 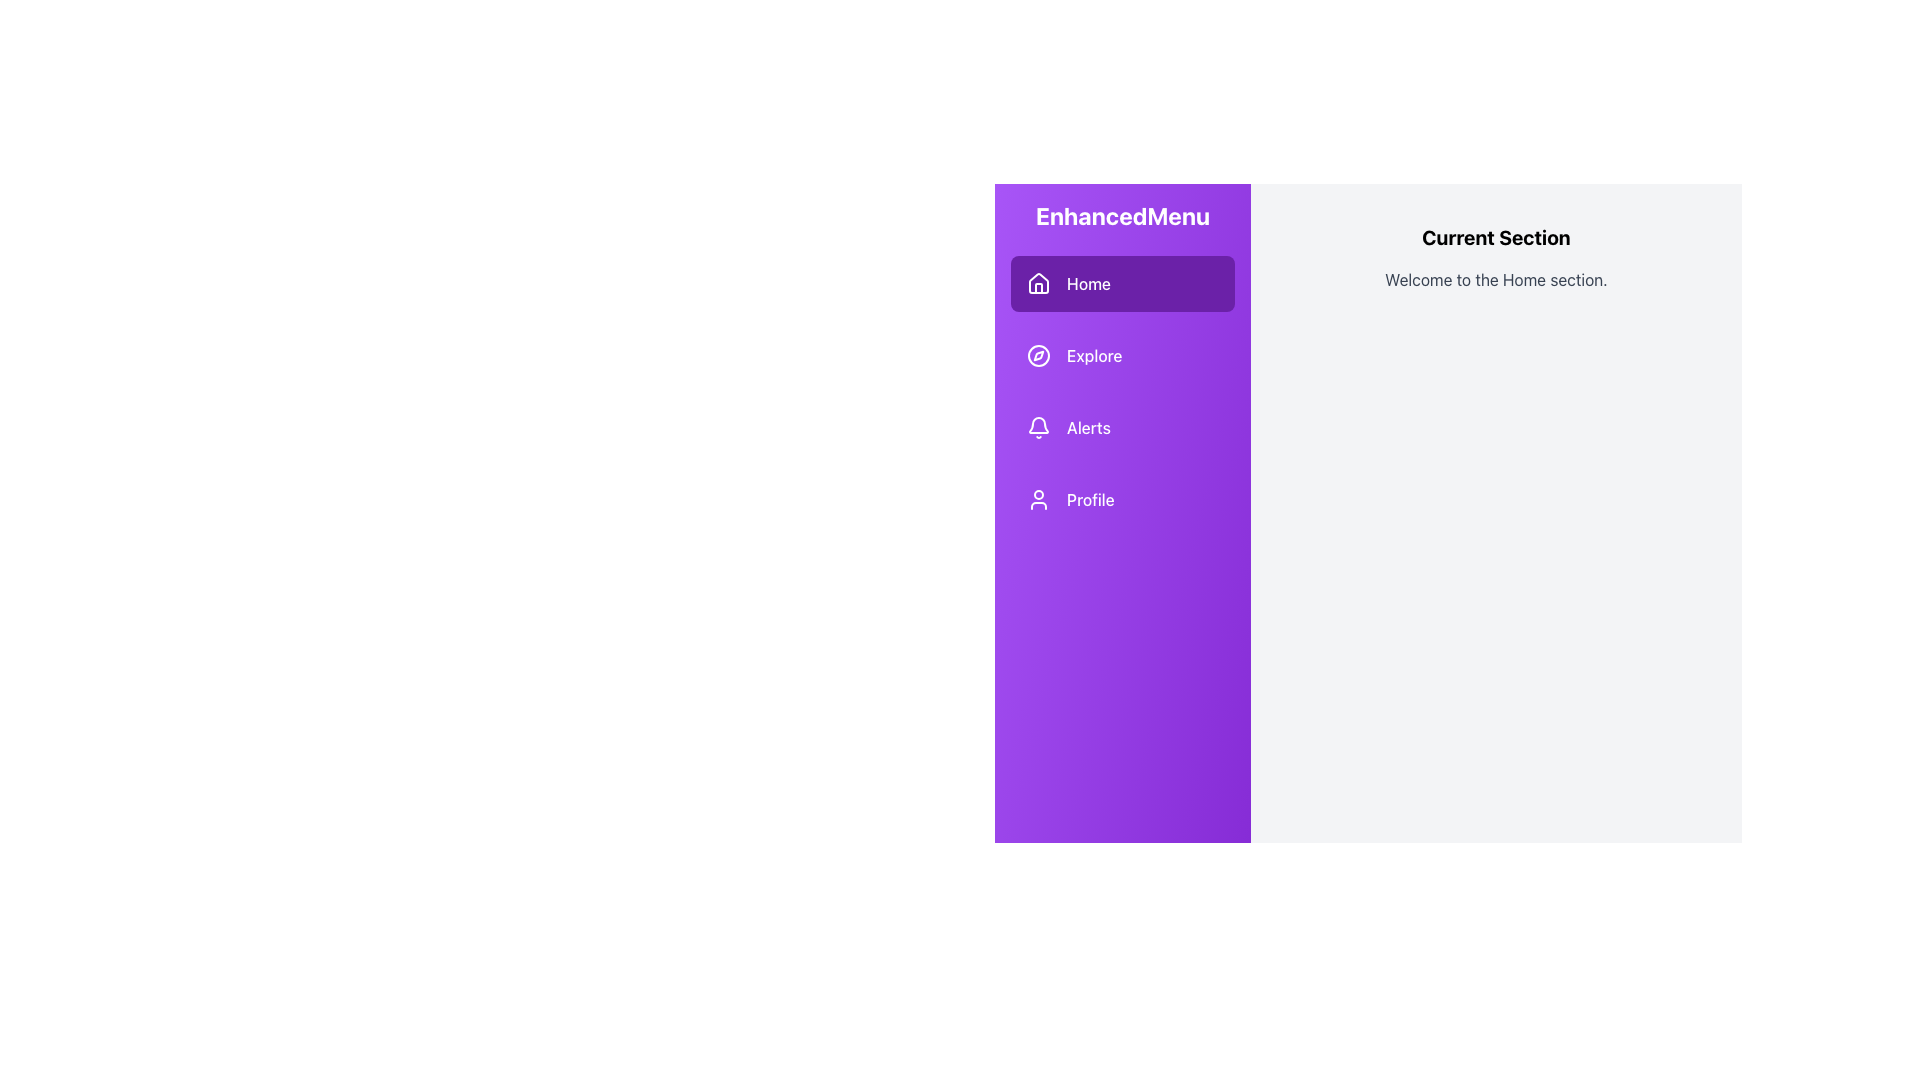 I want to click on the 'Alerts' text label located in the vertical navigation menu, which is the third item under 'Home' and 'Explore', so click(x=1088, y=427).